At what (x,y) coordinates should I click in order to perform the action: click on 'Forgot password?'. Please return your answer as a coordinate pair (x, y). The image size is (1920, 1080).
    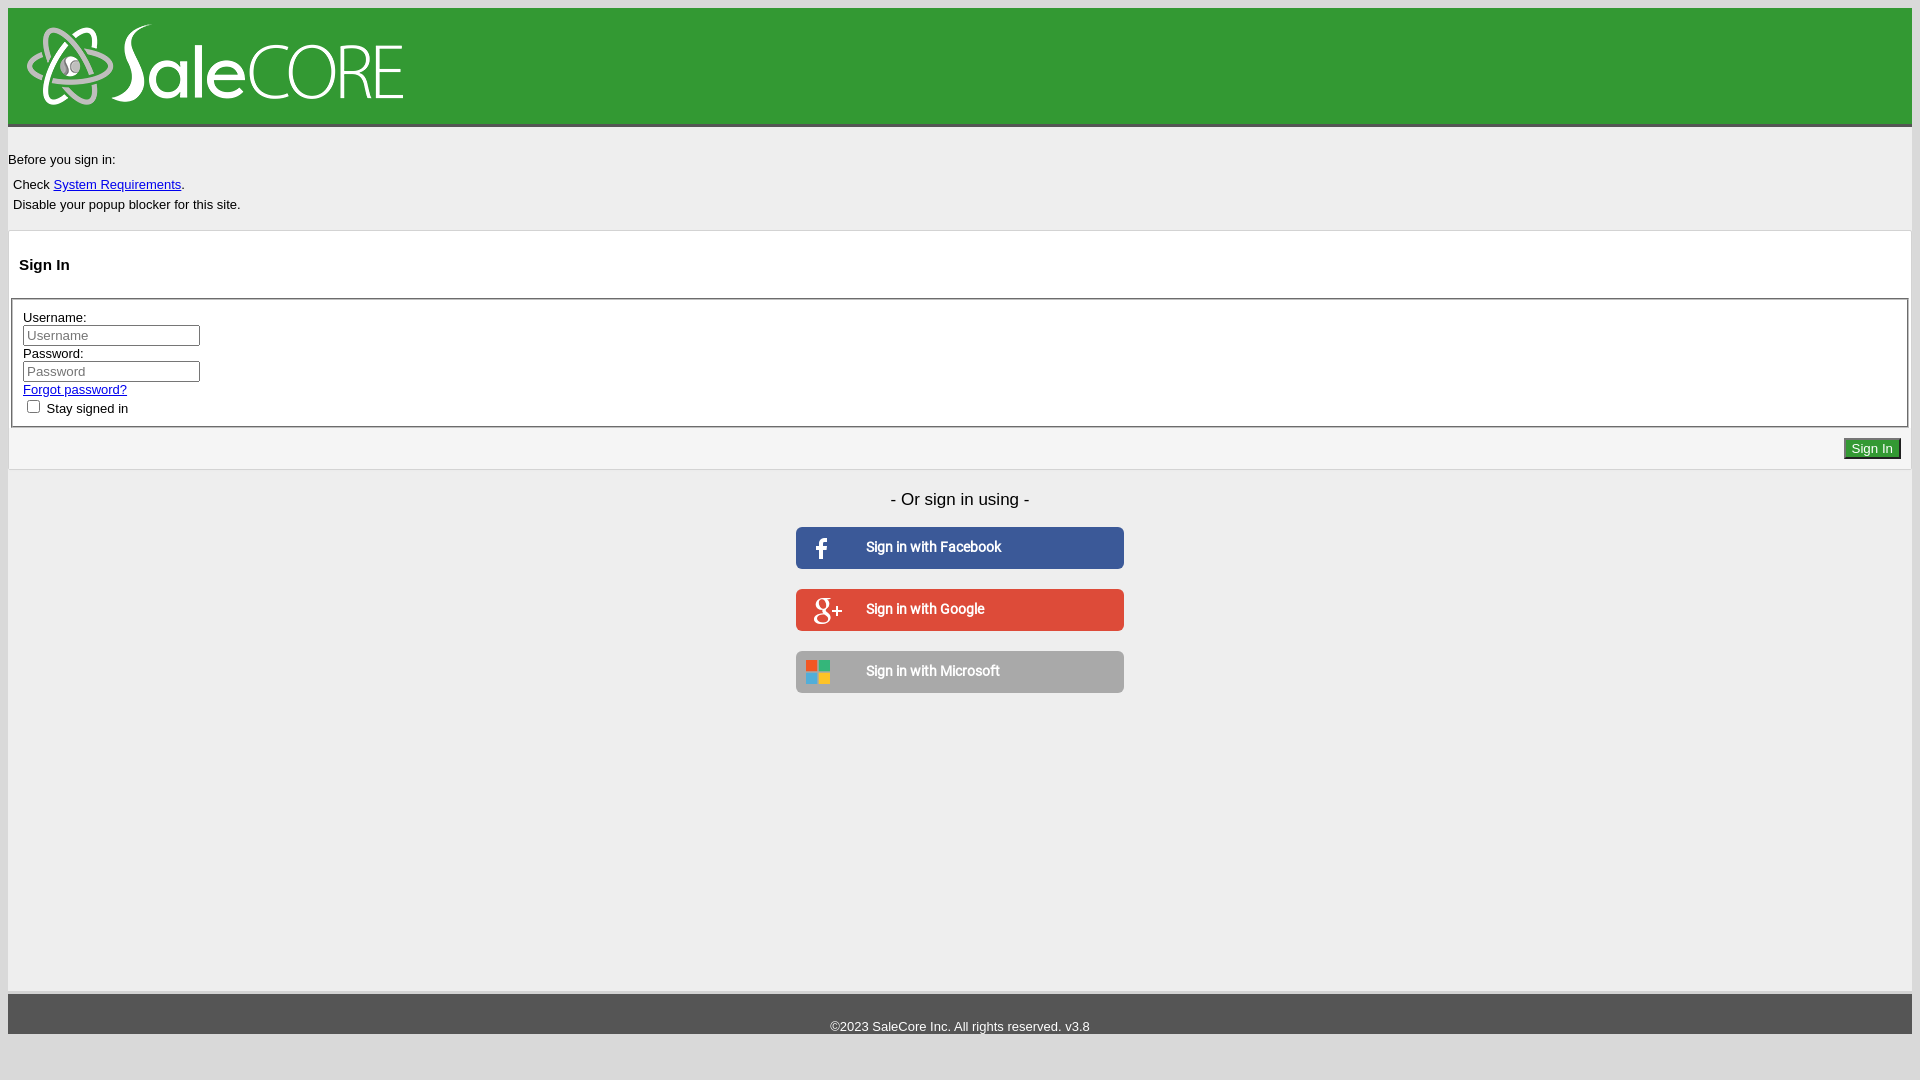
    Looking at the image, I should click on (23, 389).